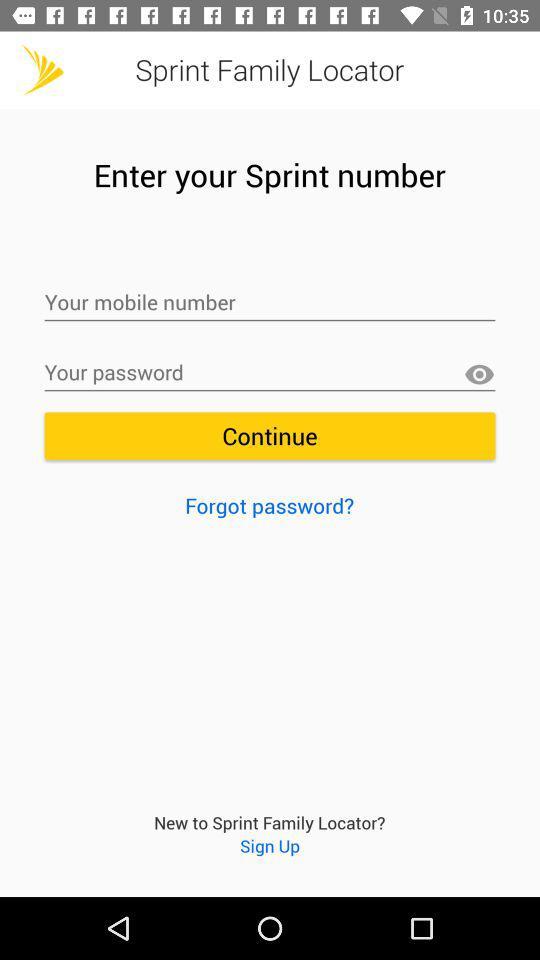 This screenshot has width=540, height=960. What do you see at coordinates (478, 374) in the screenshot?
I see `the visibility icon` at bounding box center [478, 374].